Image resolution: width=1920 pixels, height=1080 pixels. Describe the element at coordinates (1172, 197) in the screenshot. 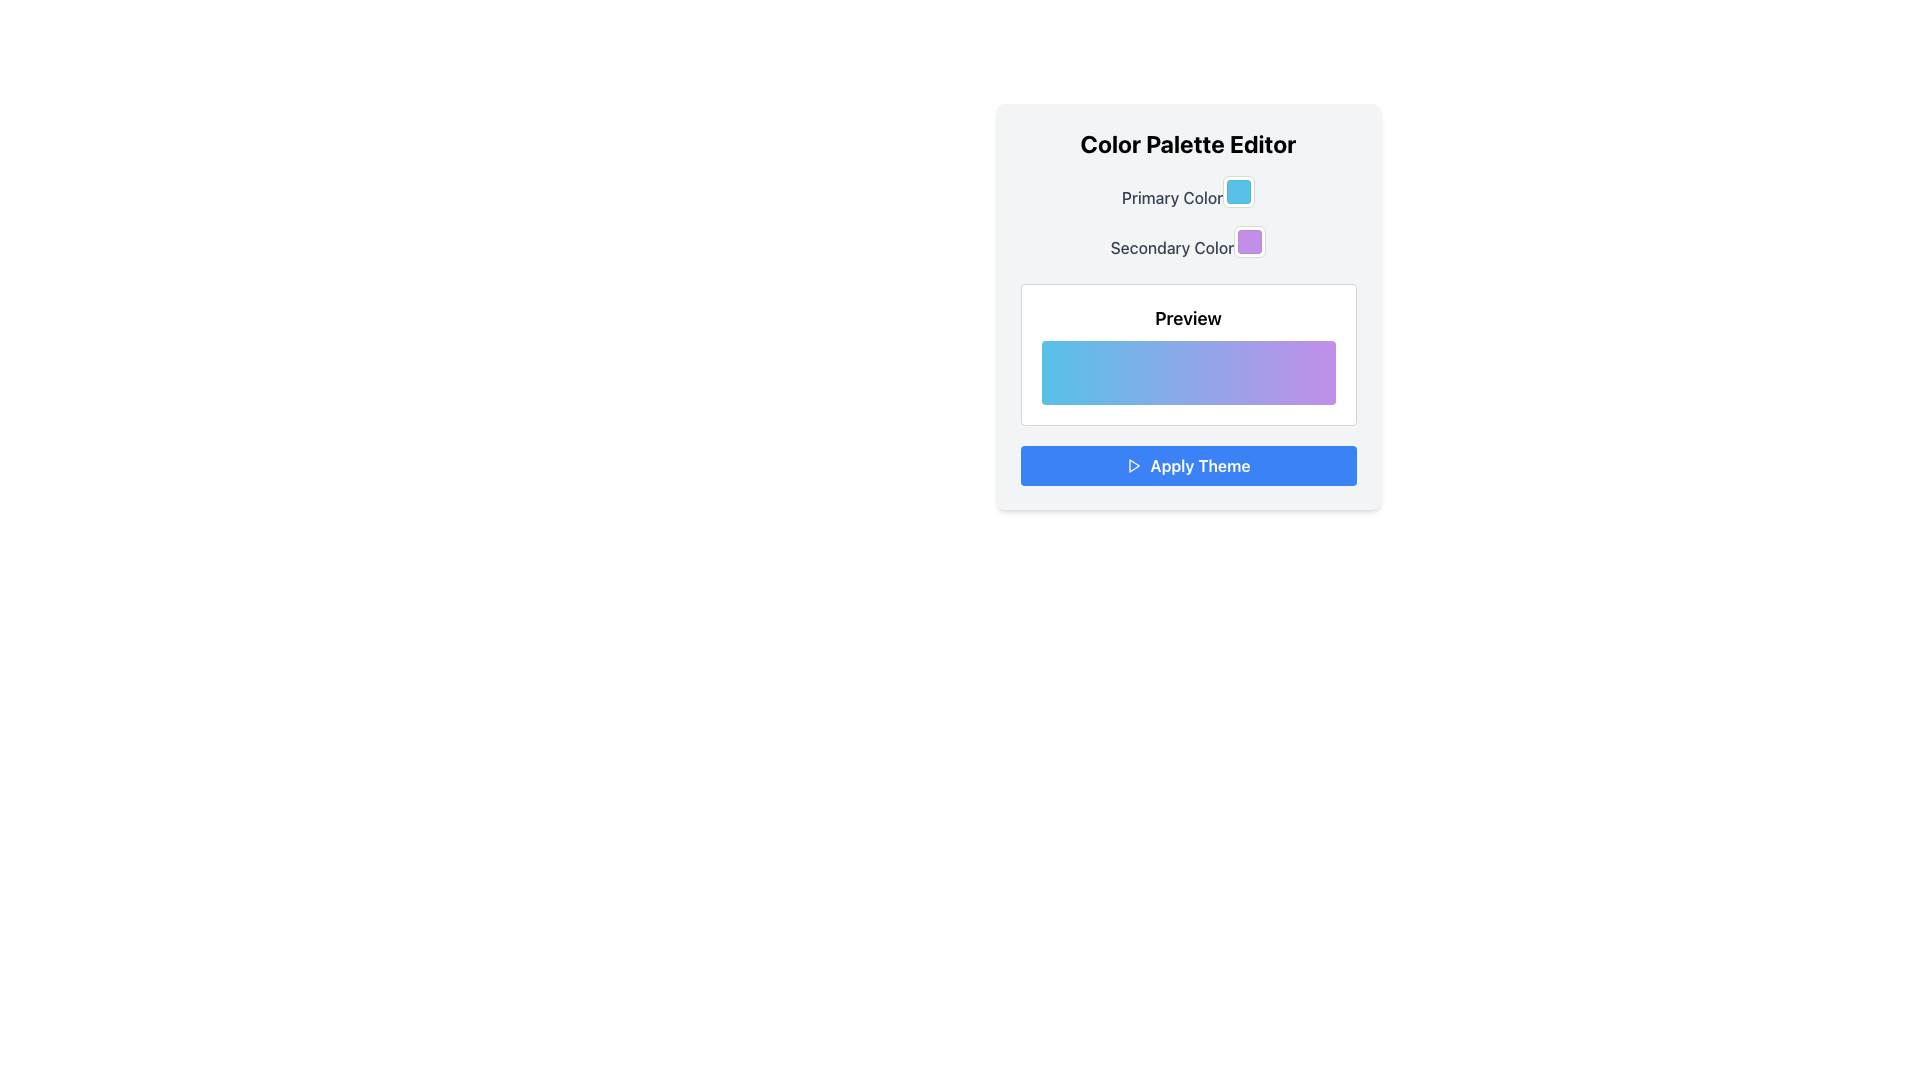

I see `the 'Primary Color' label text, which is a medium font size in grayish hue (#707070), located above the preview box in the 'Color Palette Editor' interface` at that location.